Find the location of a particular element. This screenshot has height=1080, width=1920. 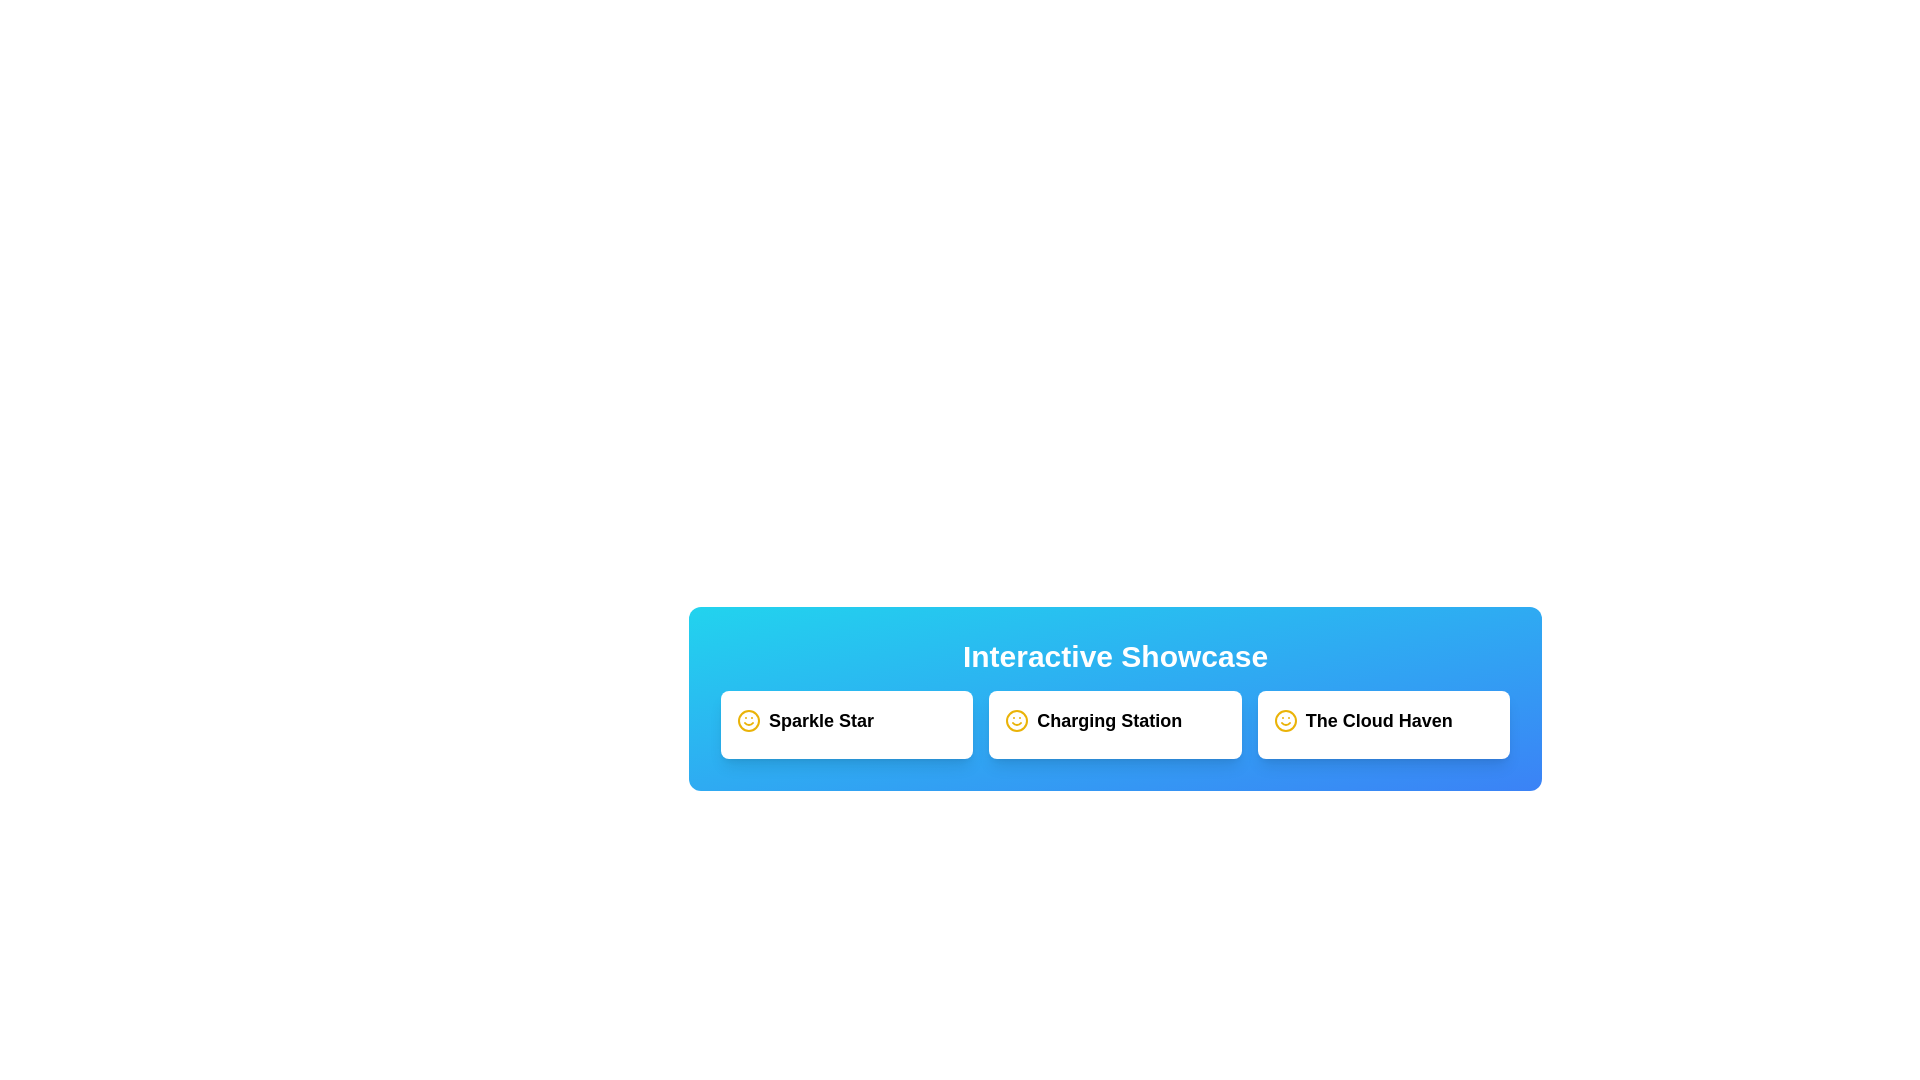

the text label displaying 'Sparkle Star' that is styled with a bold font and positioned within a white card, located next to a yellow emoji icon is located at coordinates (821, 721).